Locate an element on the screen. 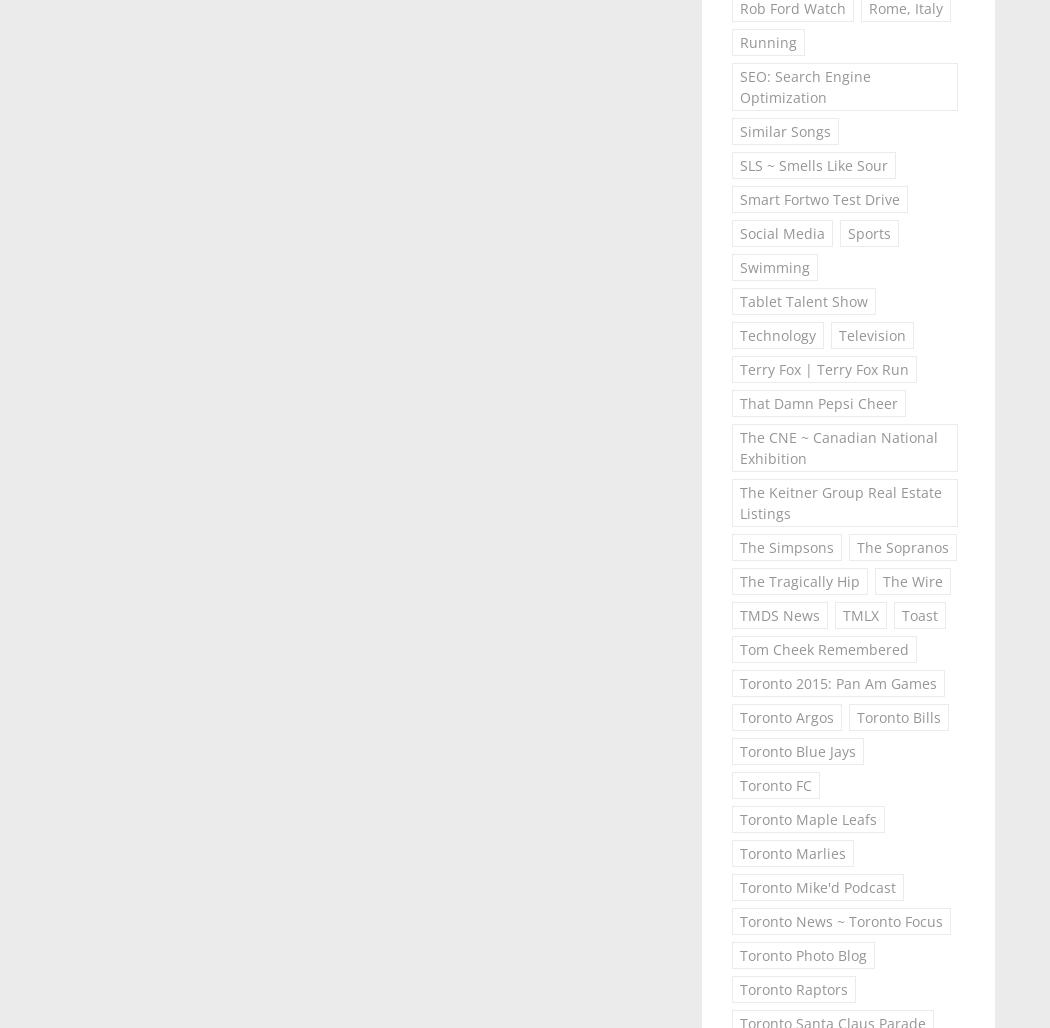 The image size is (1050, 1028). 'TMLX' is located at coordinates (841, 614).